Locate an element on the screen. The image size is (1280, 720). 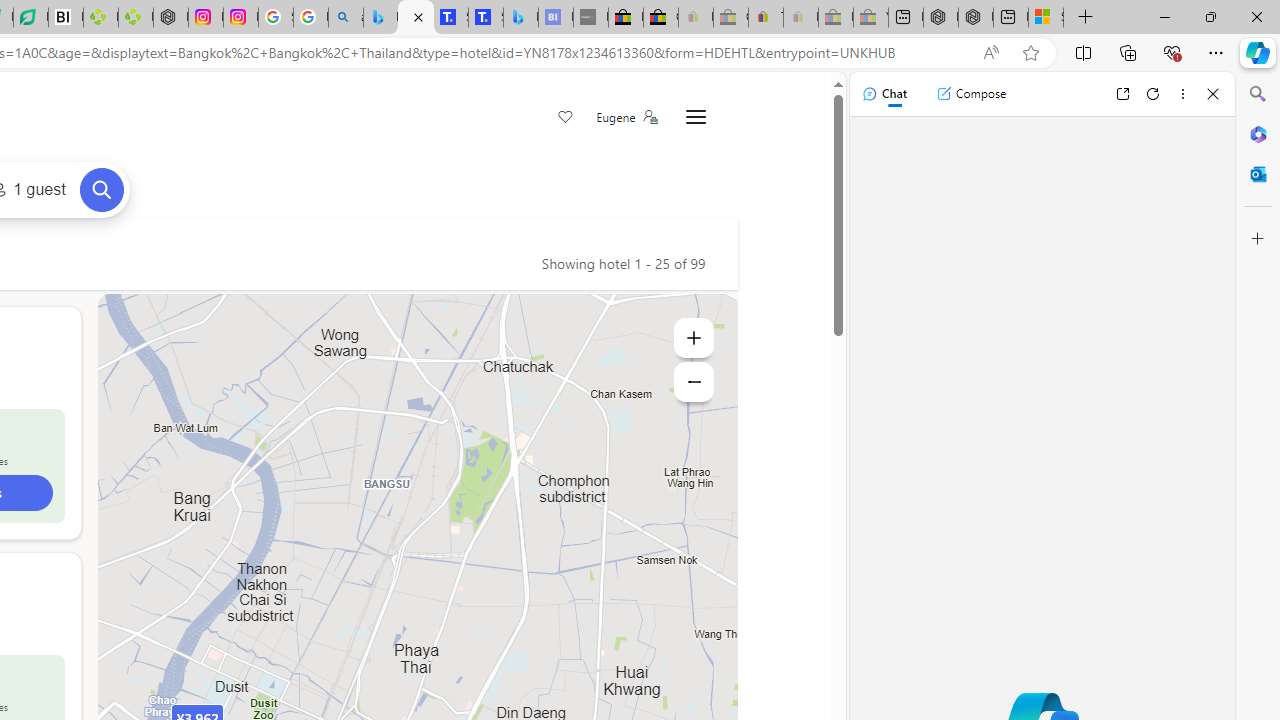
'Threats and offensive language policy | eBay' is located at coordinates (765, 17).